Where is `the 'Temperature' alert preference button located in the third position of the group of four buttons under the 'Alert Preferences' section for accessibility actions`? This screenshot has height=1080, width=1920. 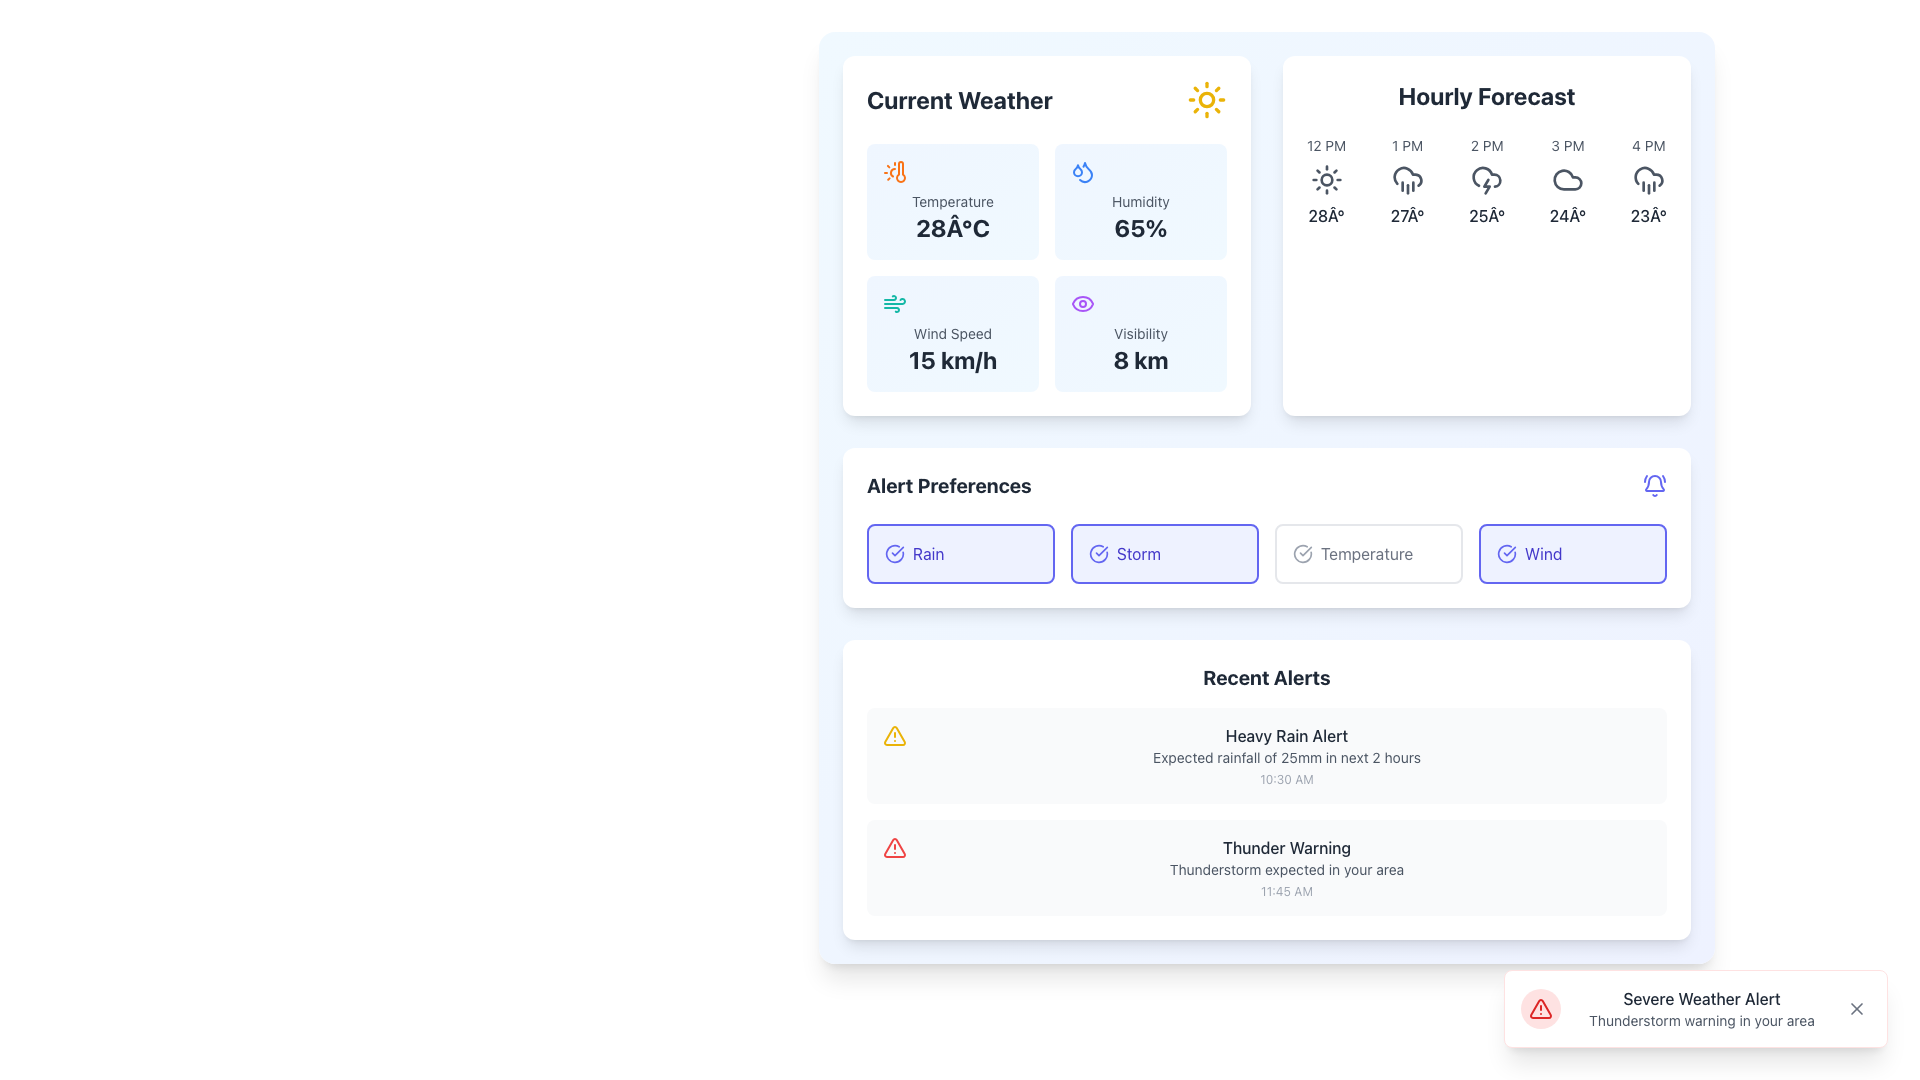
the 'Temperature' alert preference button located in the third position of the group of four buttons under the 'Alert Preferences' section for accessibility actions is located at coordinates (1367, 554).